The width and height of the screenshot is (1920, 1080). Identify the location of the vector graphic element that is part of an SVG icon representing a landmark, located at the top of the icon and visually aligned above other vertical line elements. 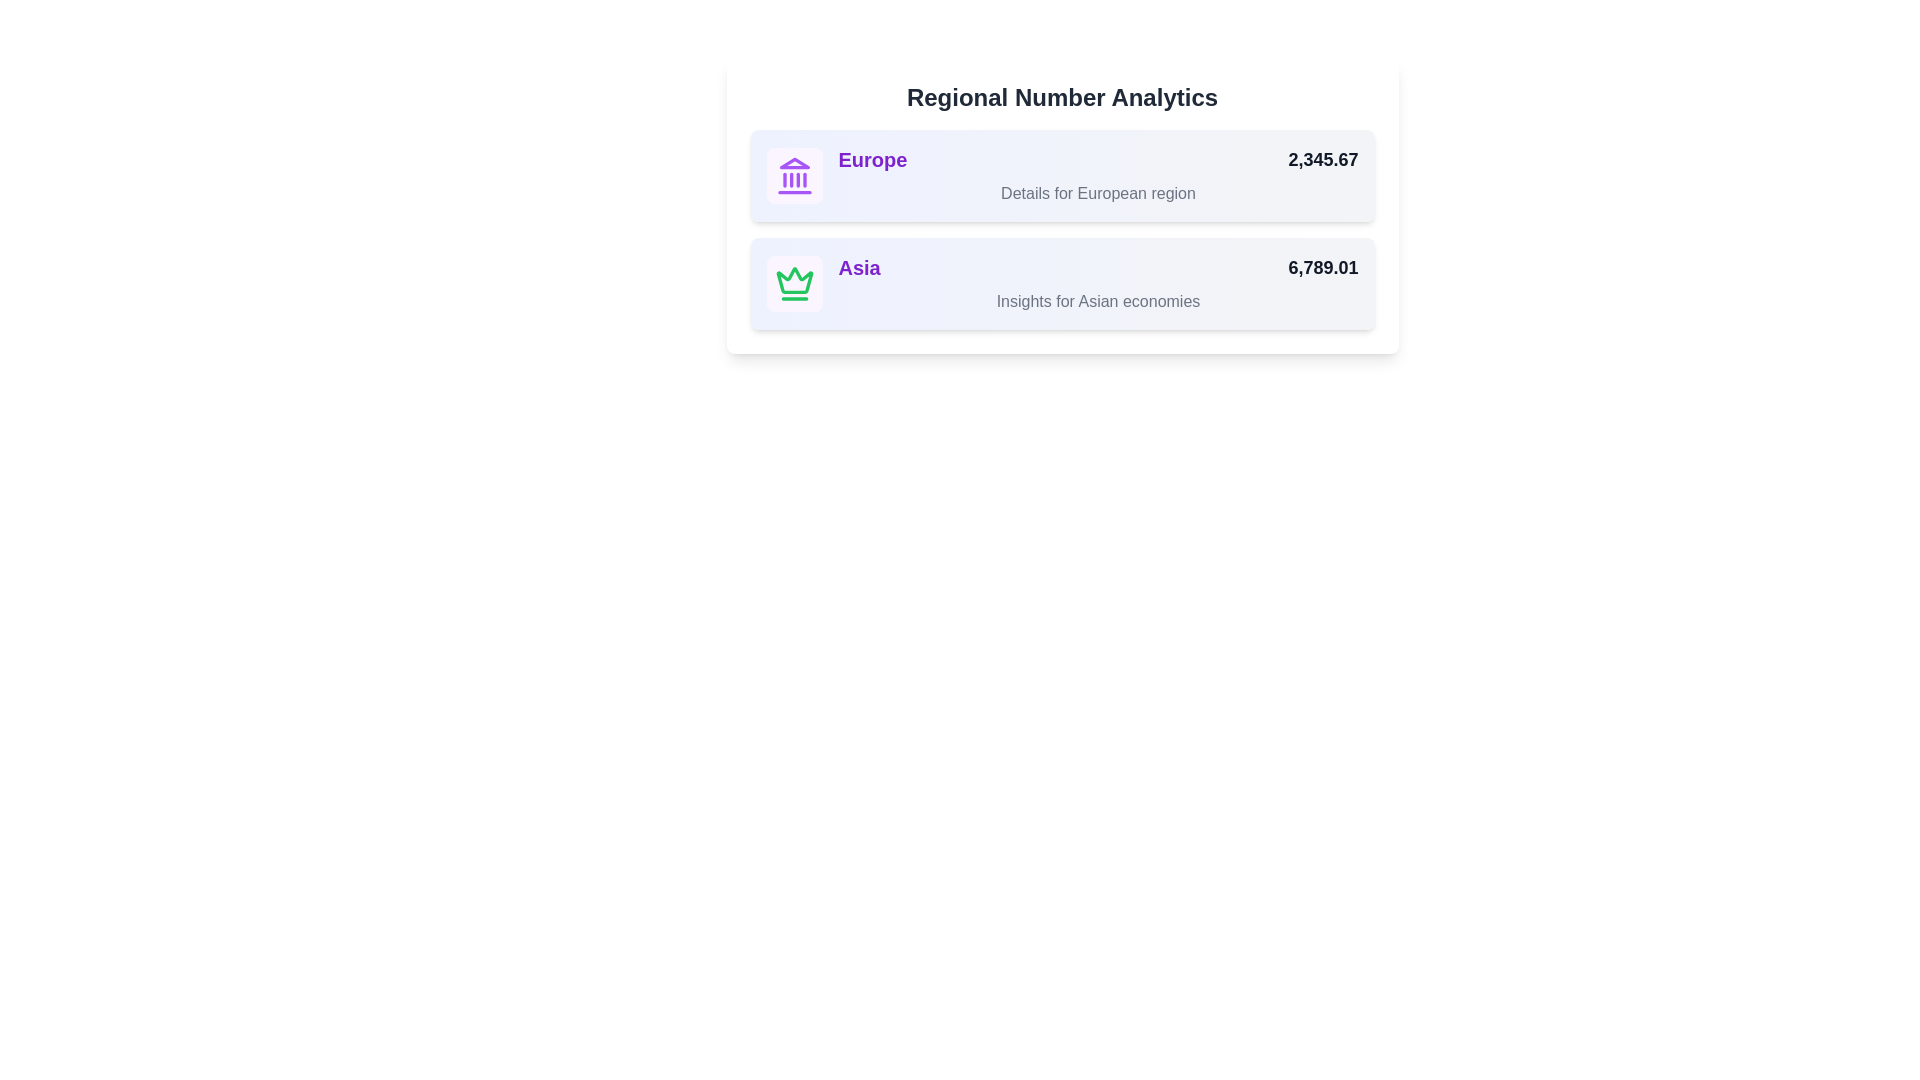
(793, 162).